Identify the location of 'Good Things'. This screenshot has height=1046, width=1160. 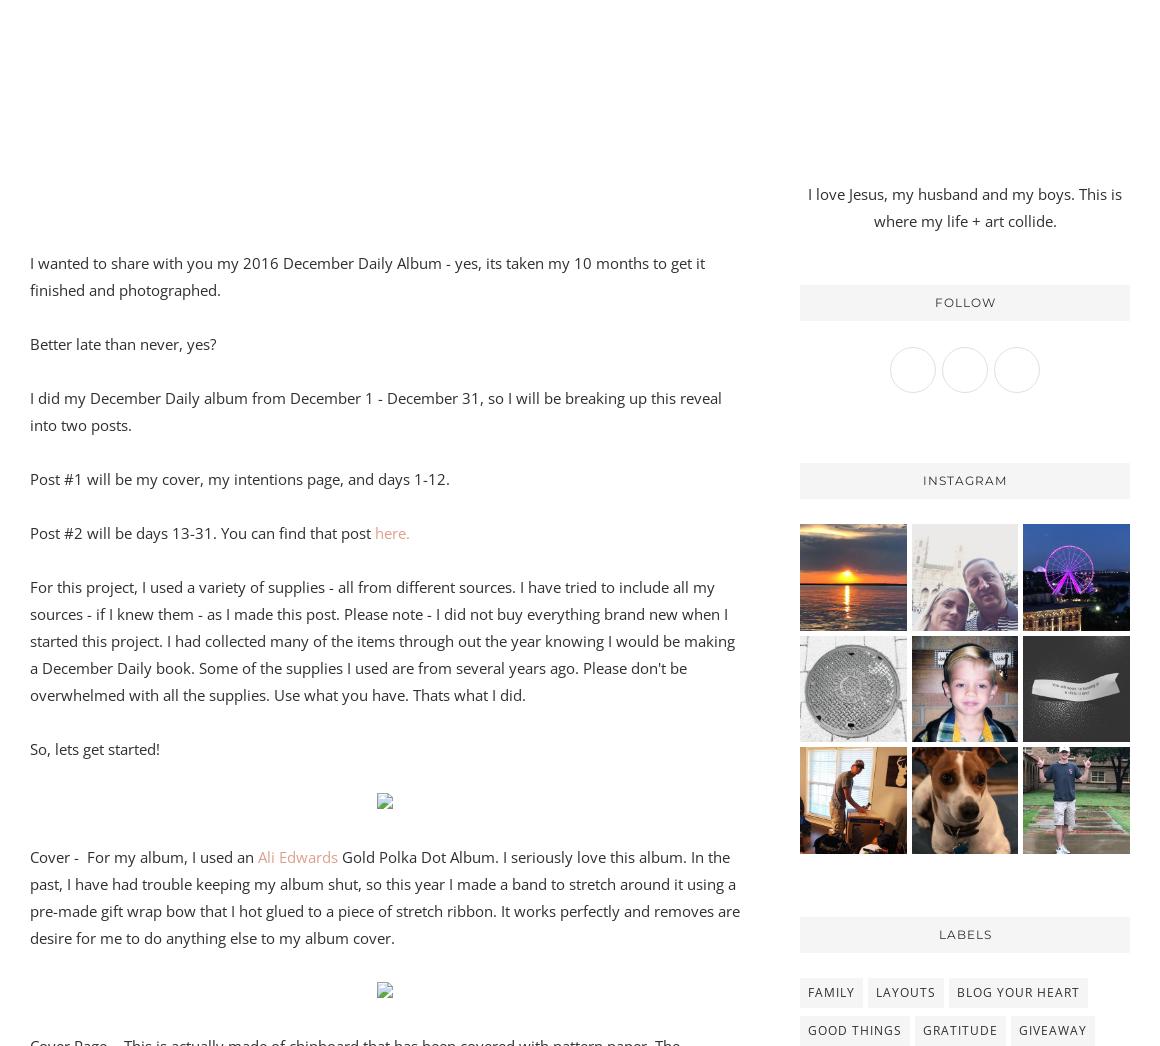
(807, 1029).